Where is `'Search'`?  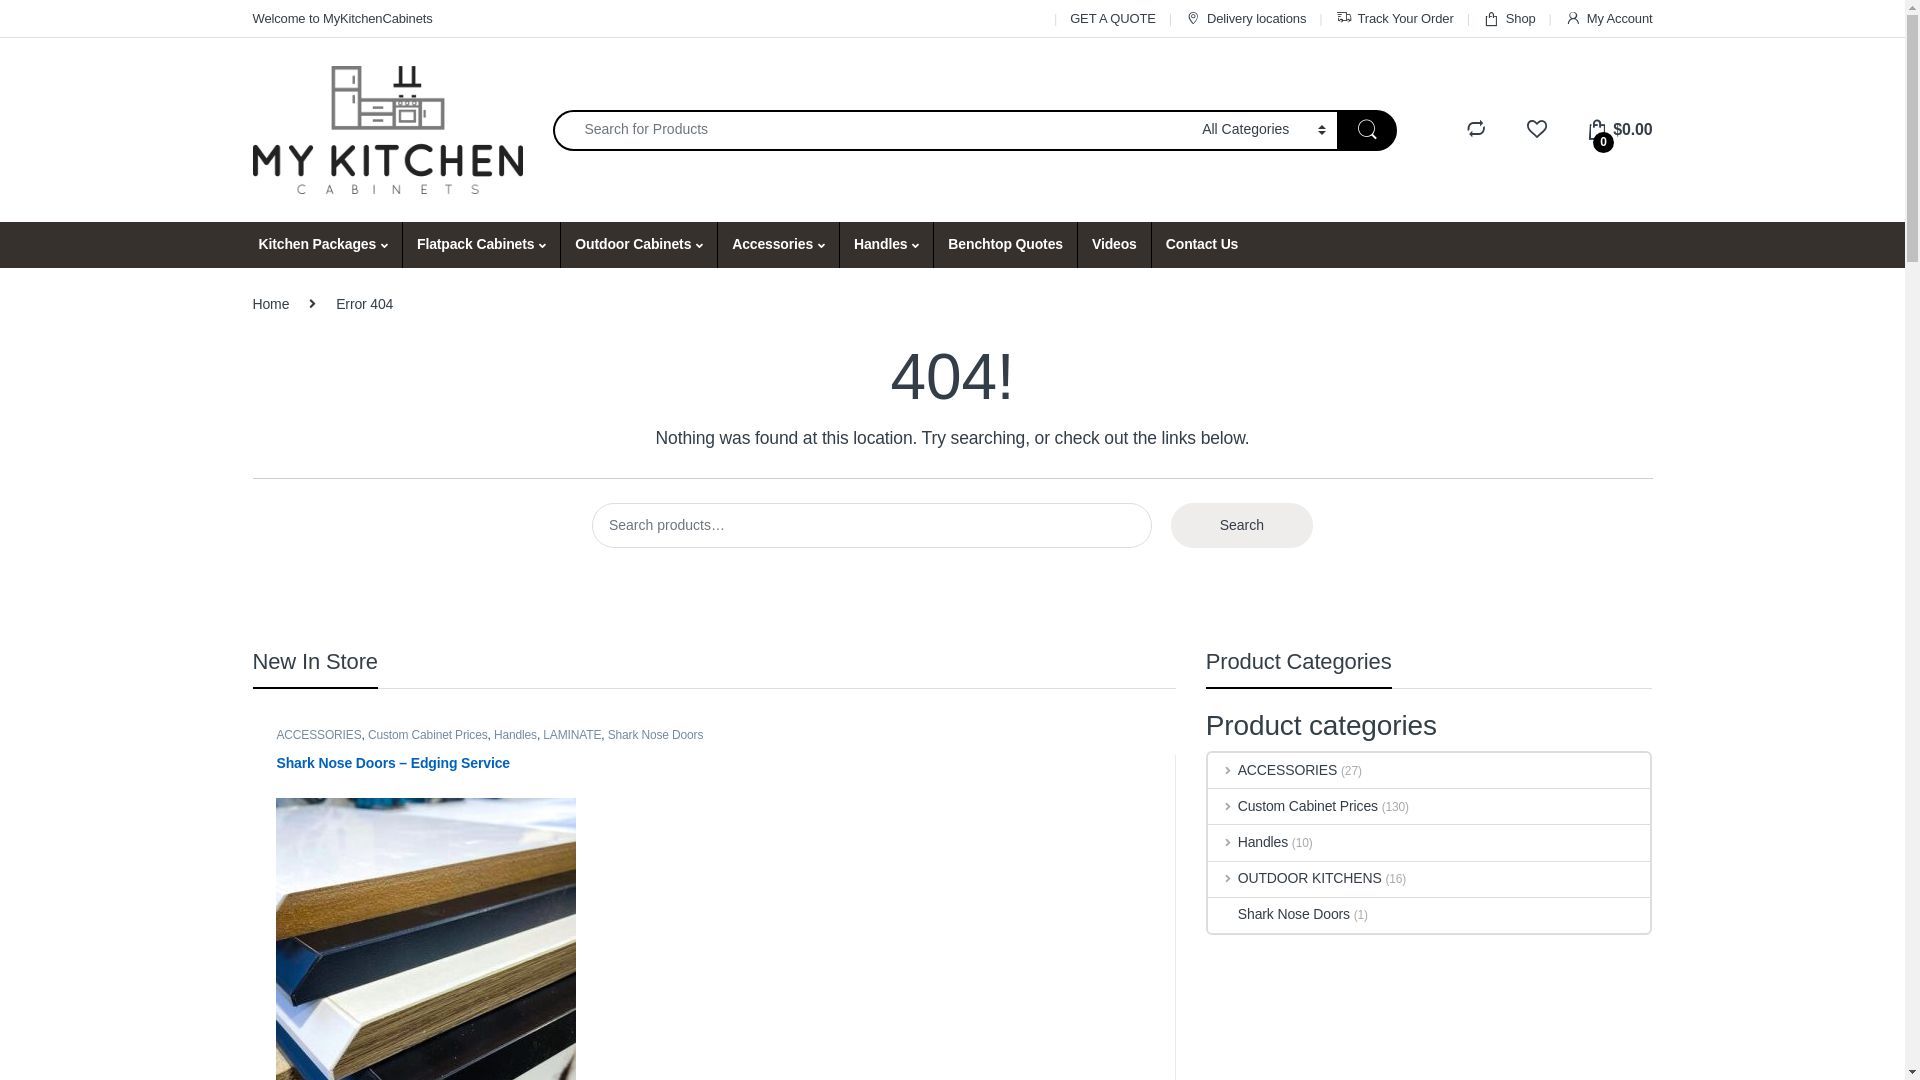
'Search' is located at coordinates (1171, 524).